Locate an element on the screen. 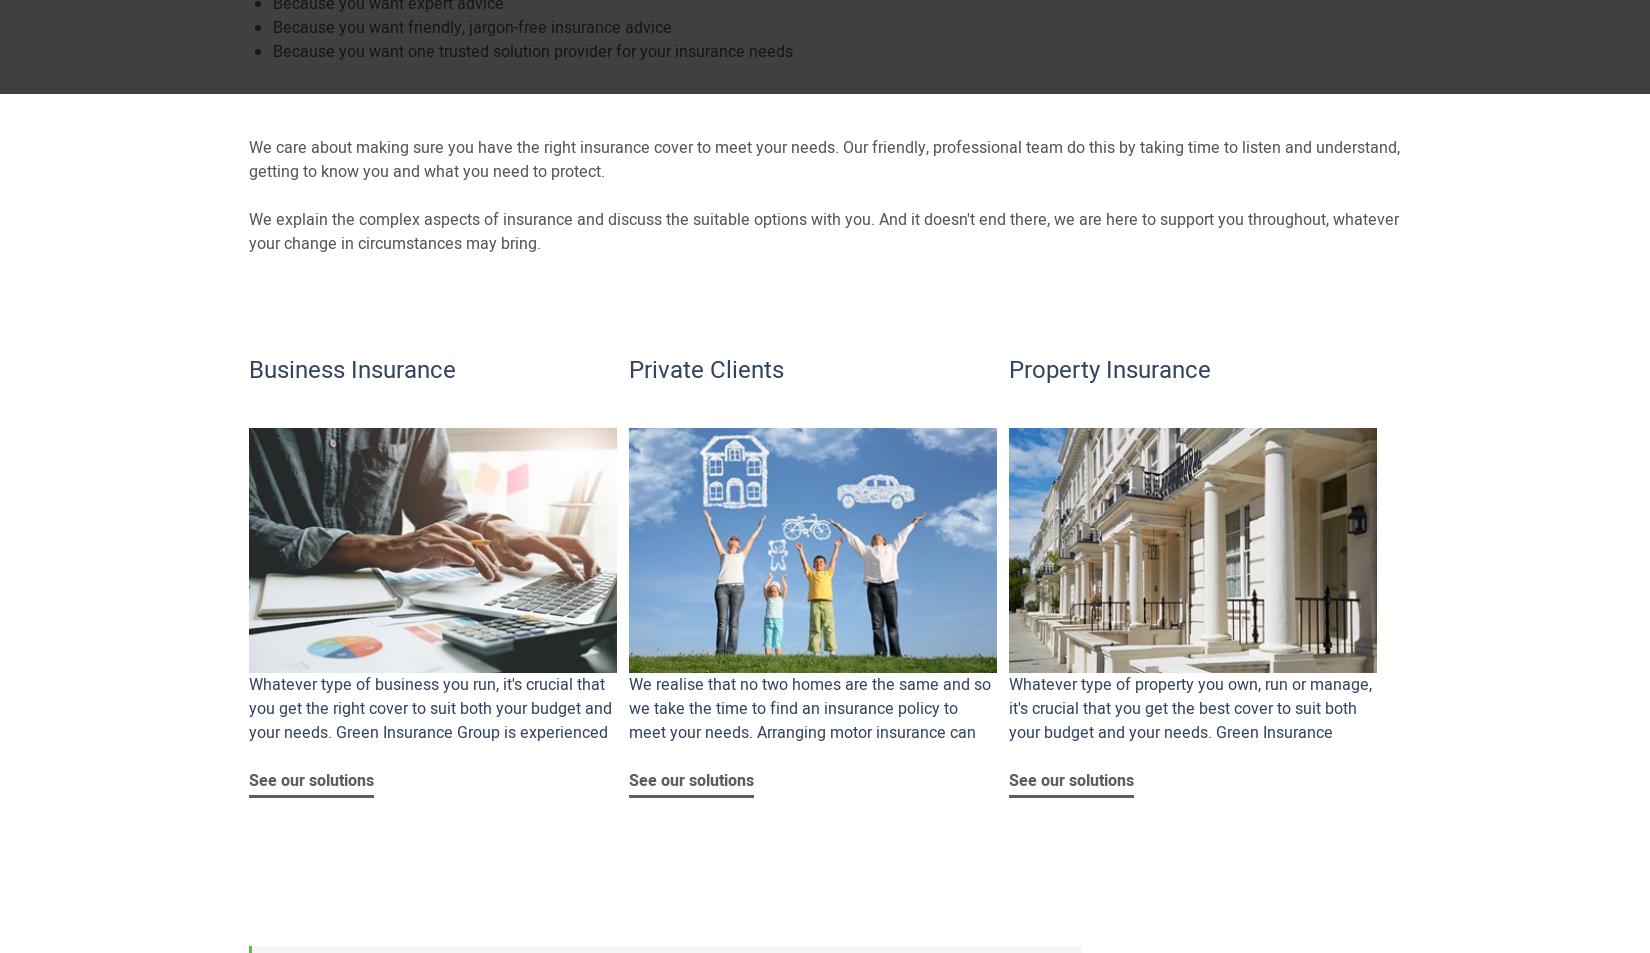 The width and height of the screenshot is (1650, 953). 'Whatever type of business you run, it's crucial that you get the right cover to suit both your budget and your needs. Green Insurance Group is experienced at offering you professional friendly advice and cover.' is located at coordinates (429, 733).